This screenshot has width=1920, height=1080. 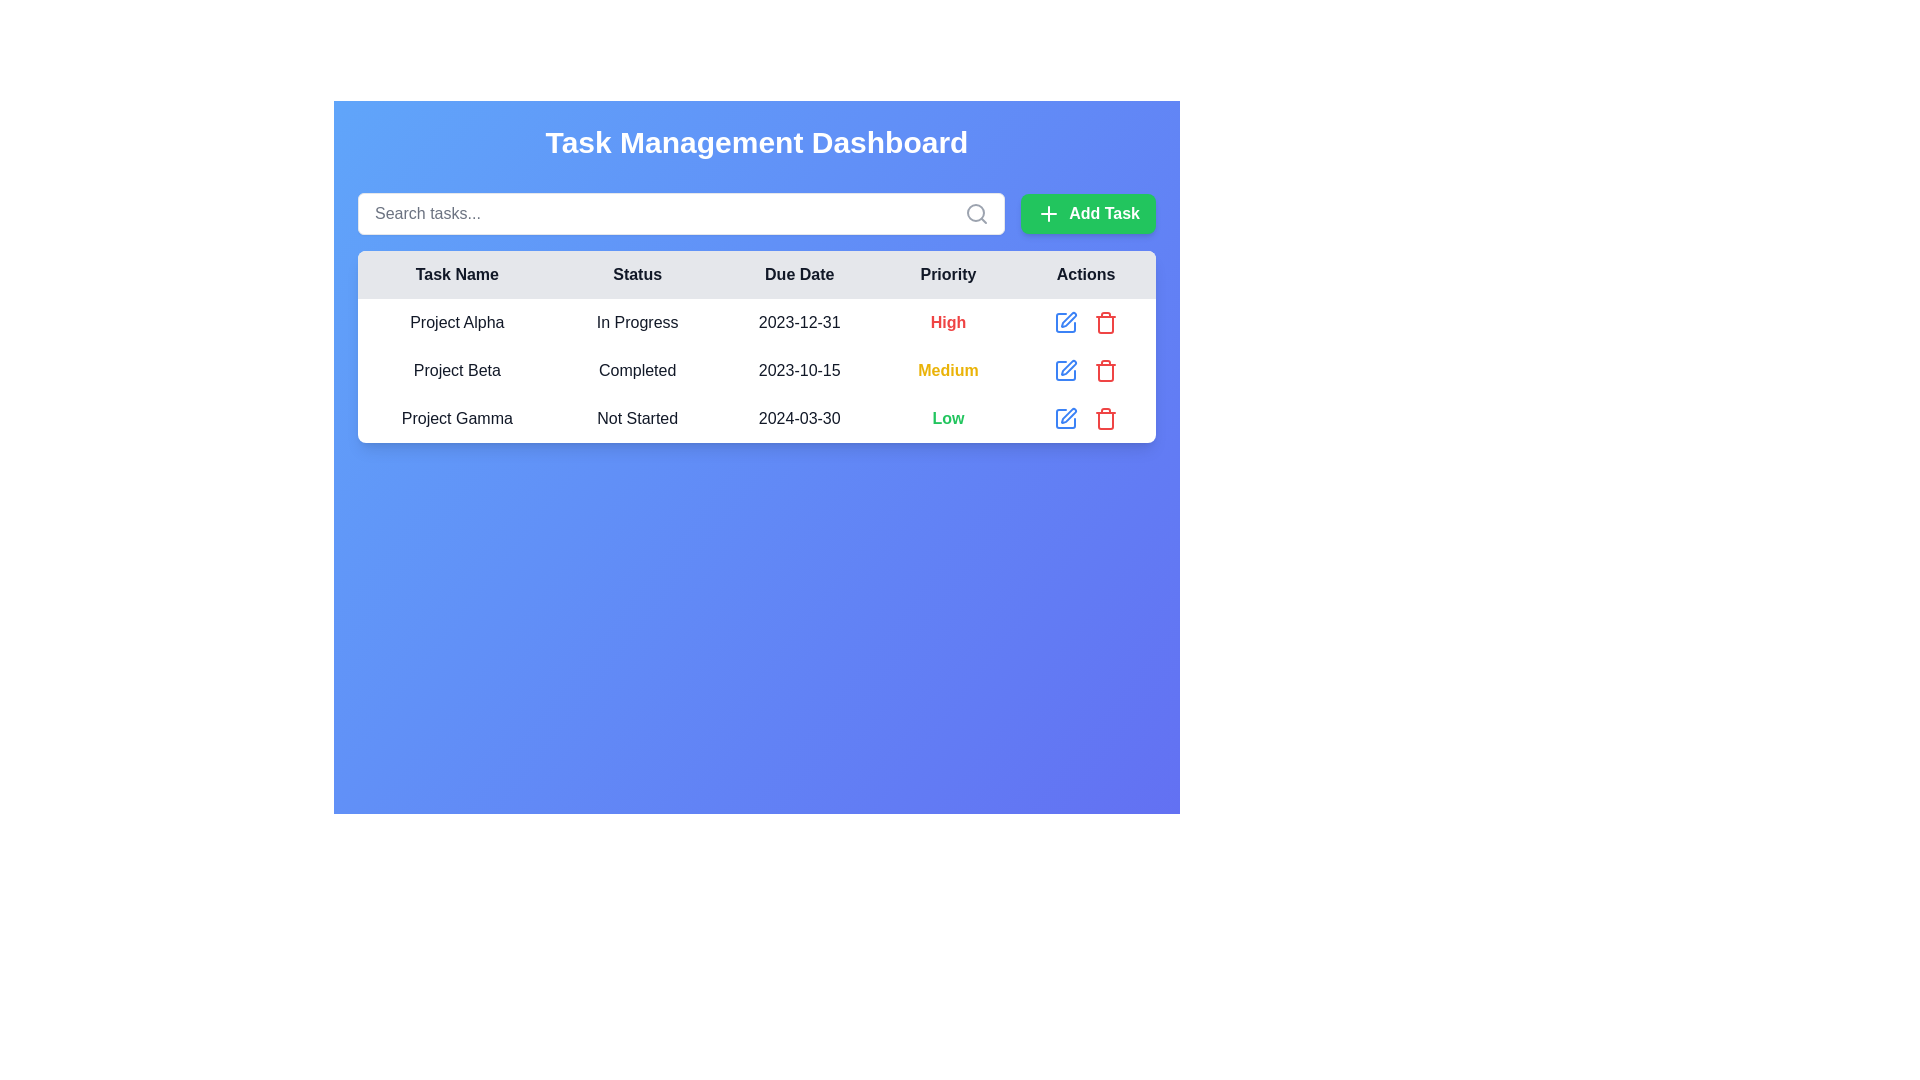 What do you see at coordinates (1068, 415) in the screenshot?
I see `the edit icon located in the bottommost row of the table under the 'Actions' column to initiate the edit functionality` at bounding box center [1068, 415].